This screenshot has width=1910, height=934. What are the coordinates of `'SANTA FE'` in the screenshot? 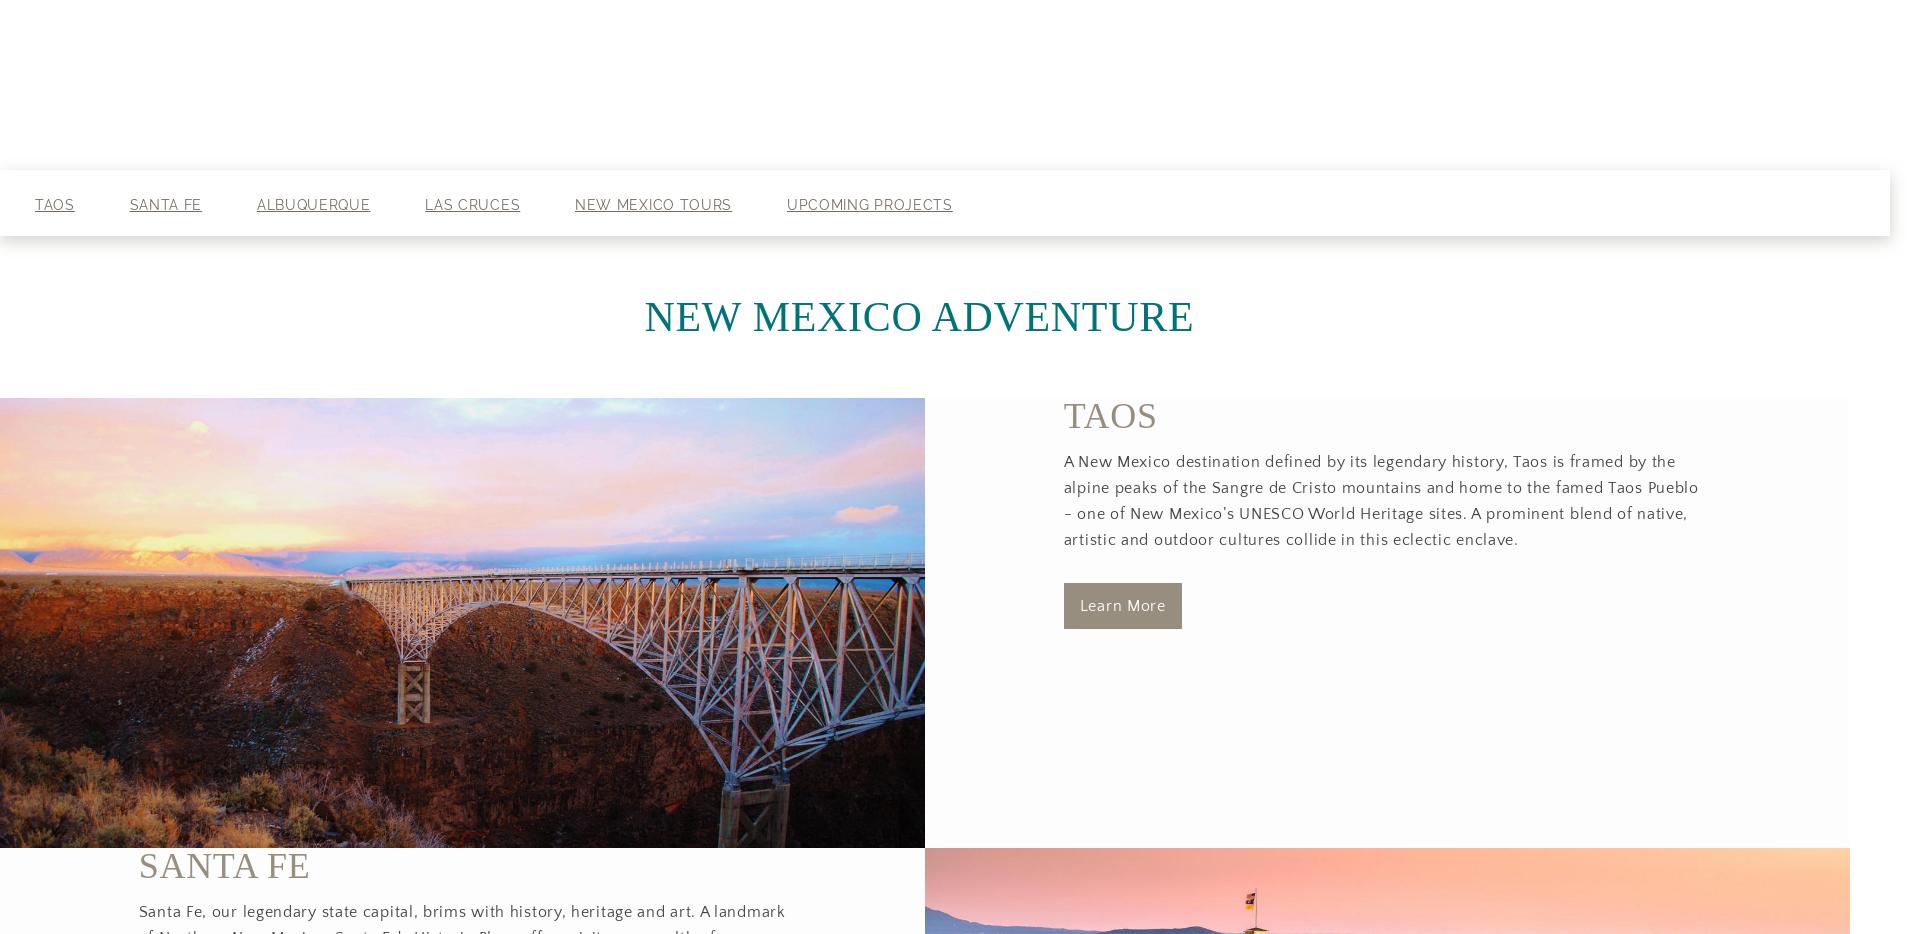 It's located at (224, 865).